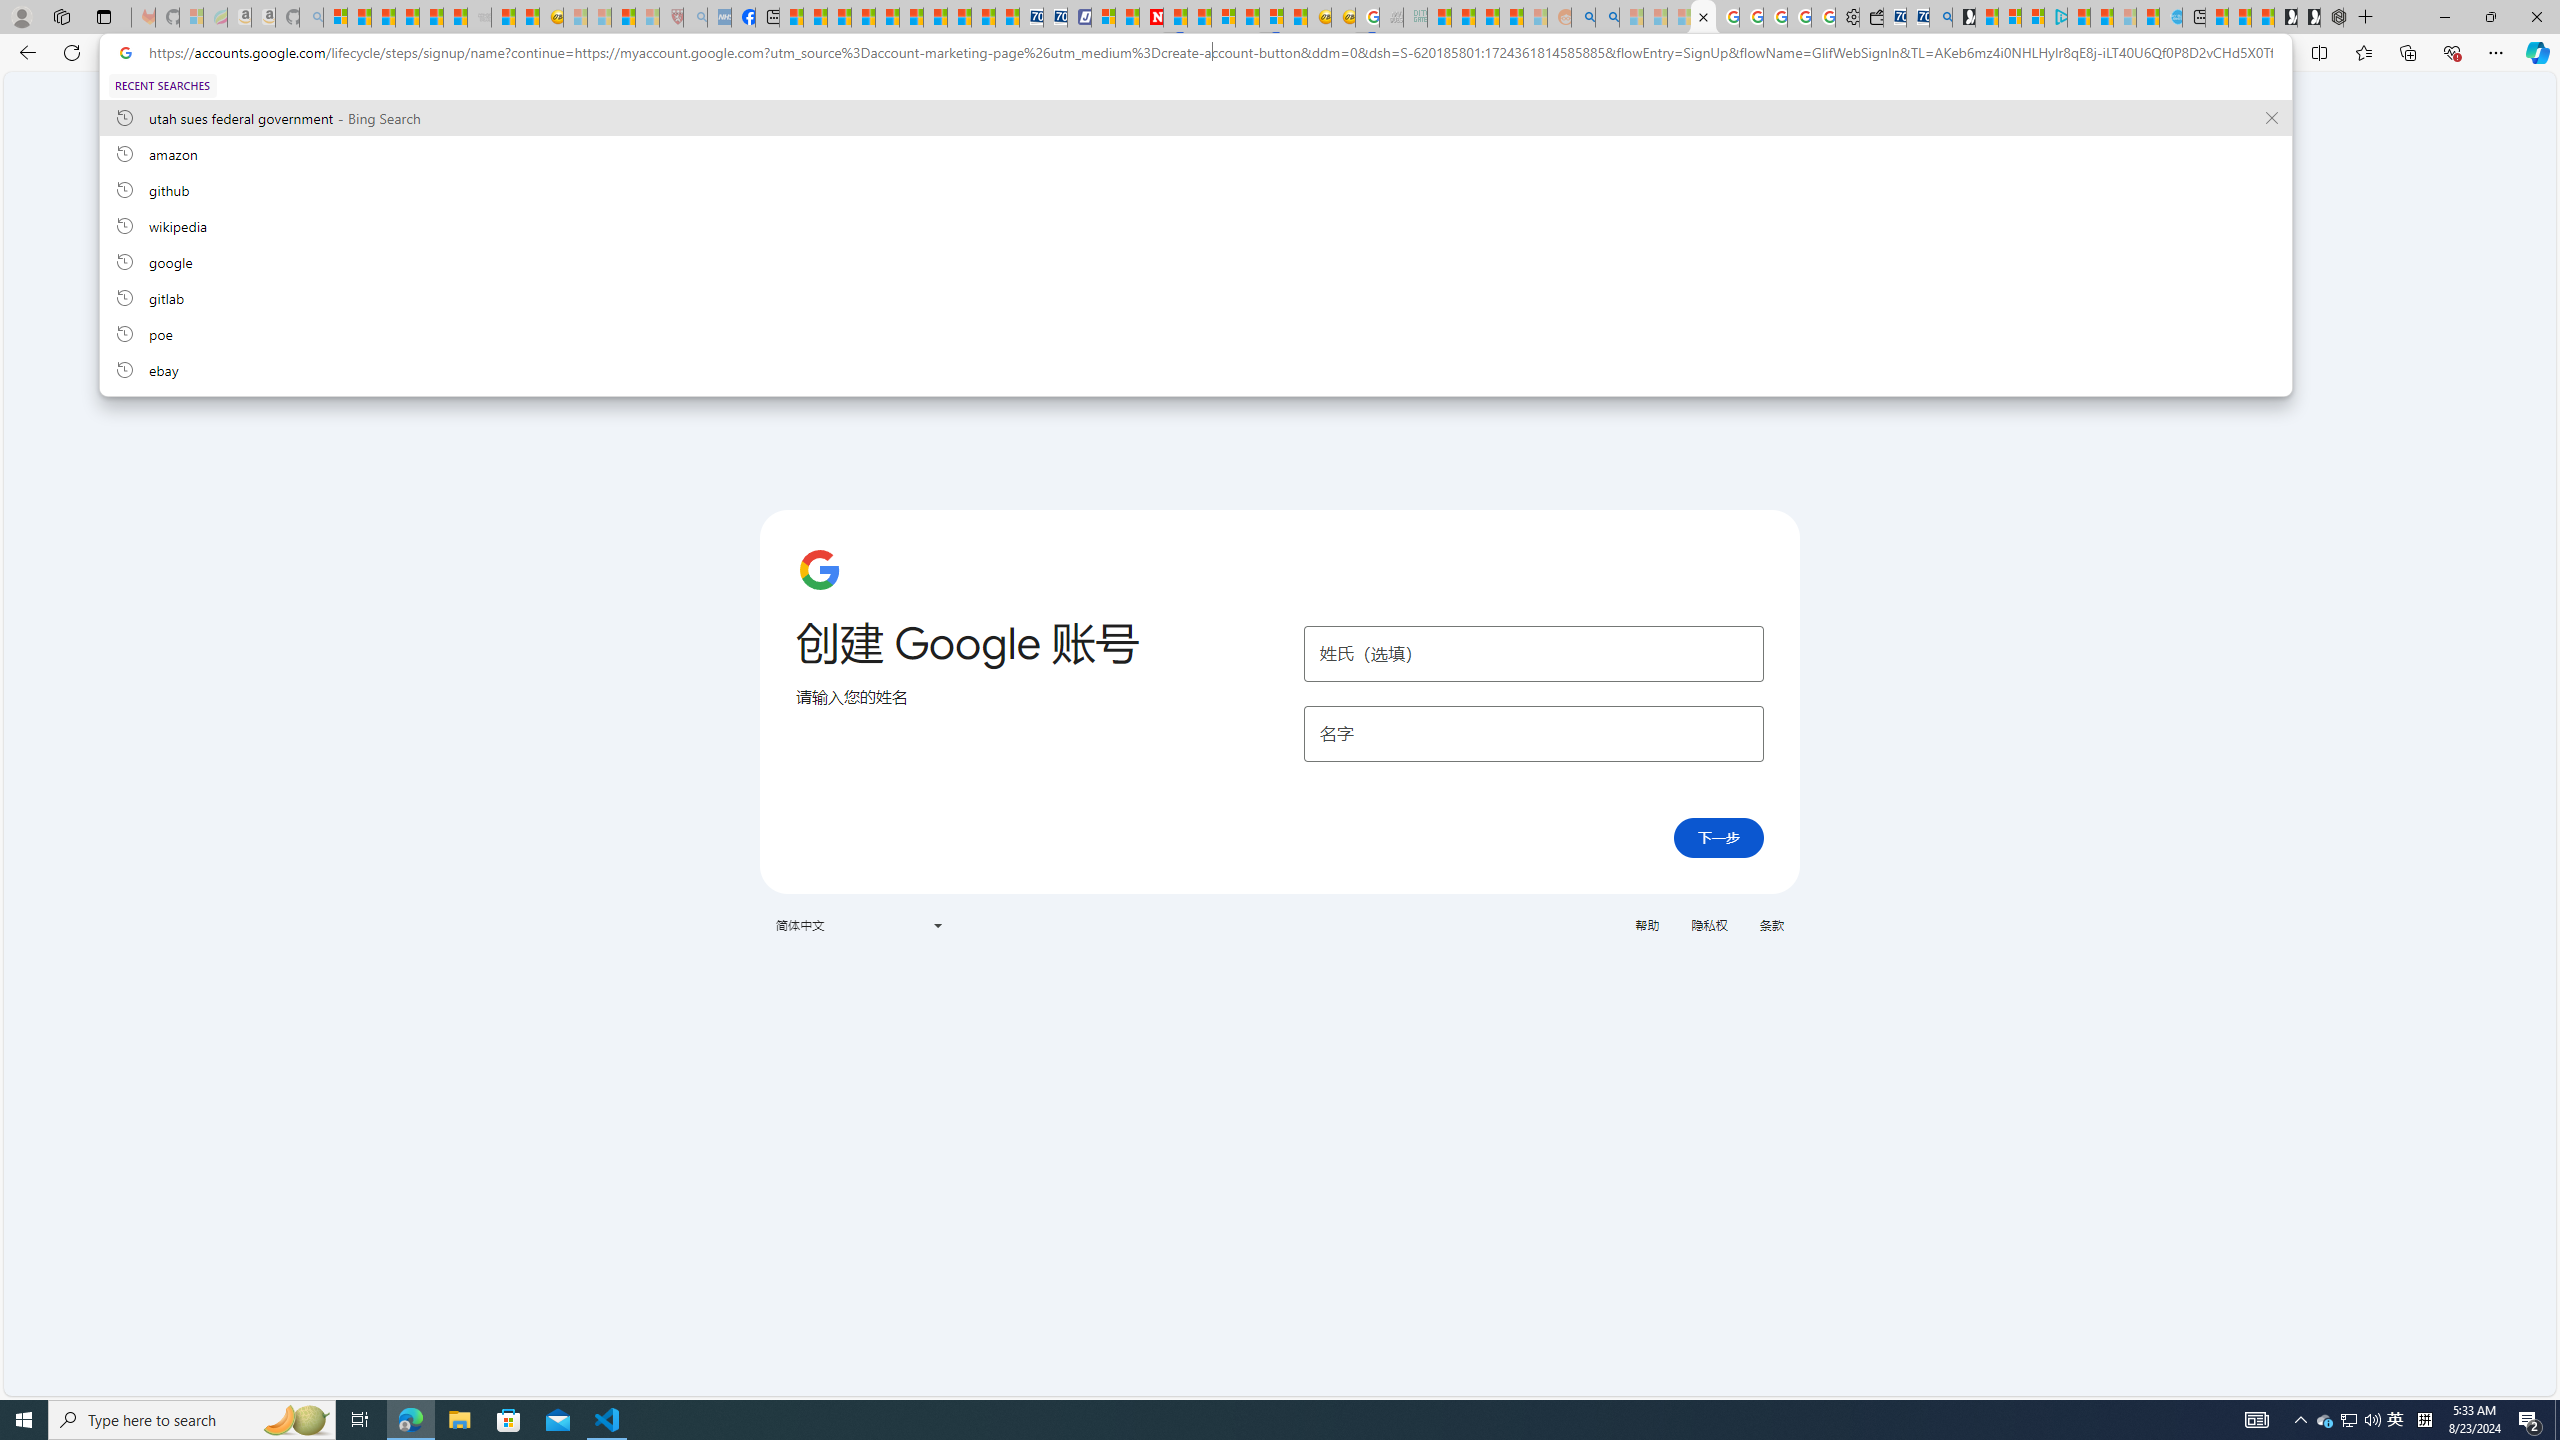  What do you see at coordinates (1174, 16) in the screenshot?
I see `'Trusted Community Engagement and Contributions | Guidelines'` at bounding box center [1174, 16].